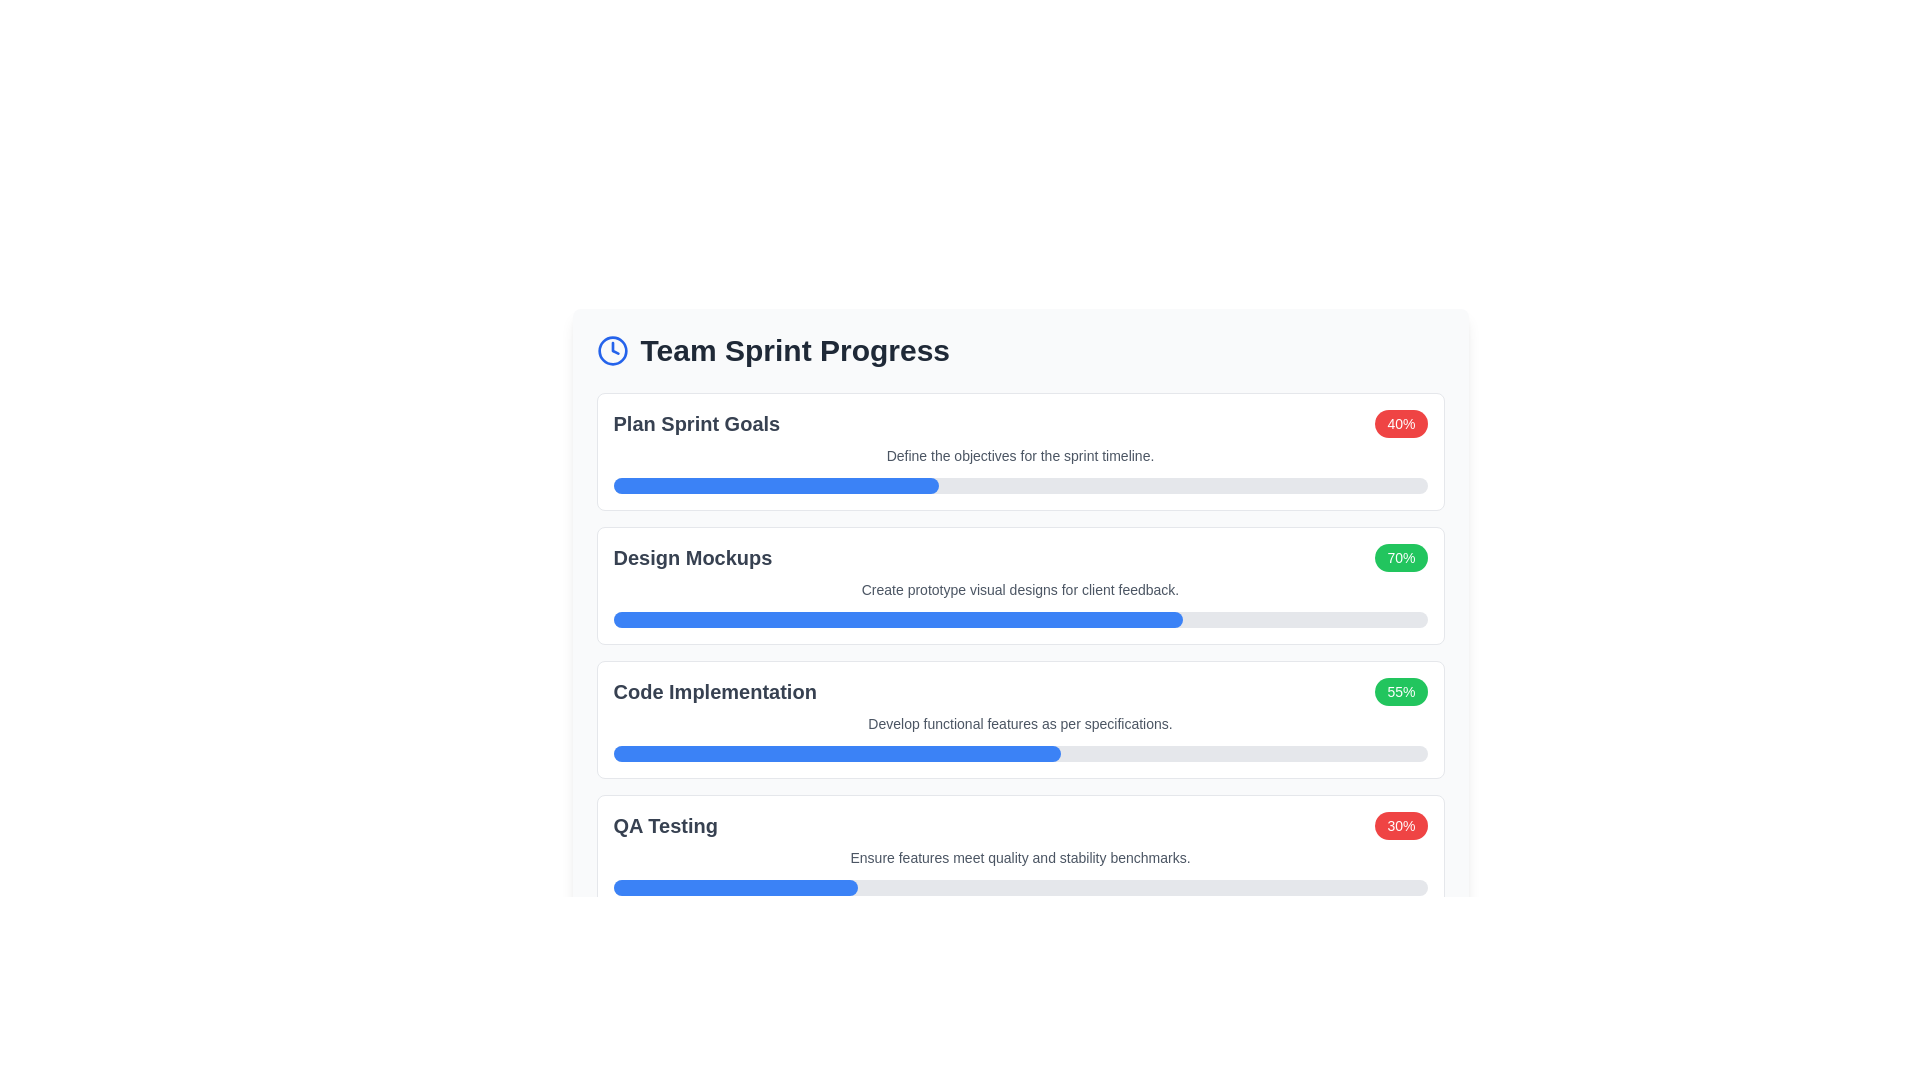  What do you see at coordinates (715, 690) in the screenshot?
I see `the text label 'Code Implementation', which is styled in bold with a larger font size and dark gray color, positioned to the left of a green badge labeled '55%' within the progress indicator area` at bounding box center [715, 690].